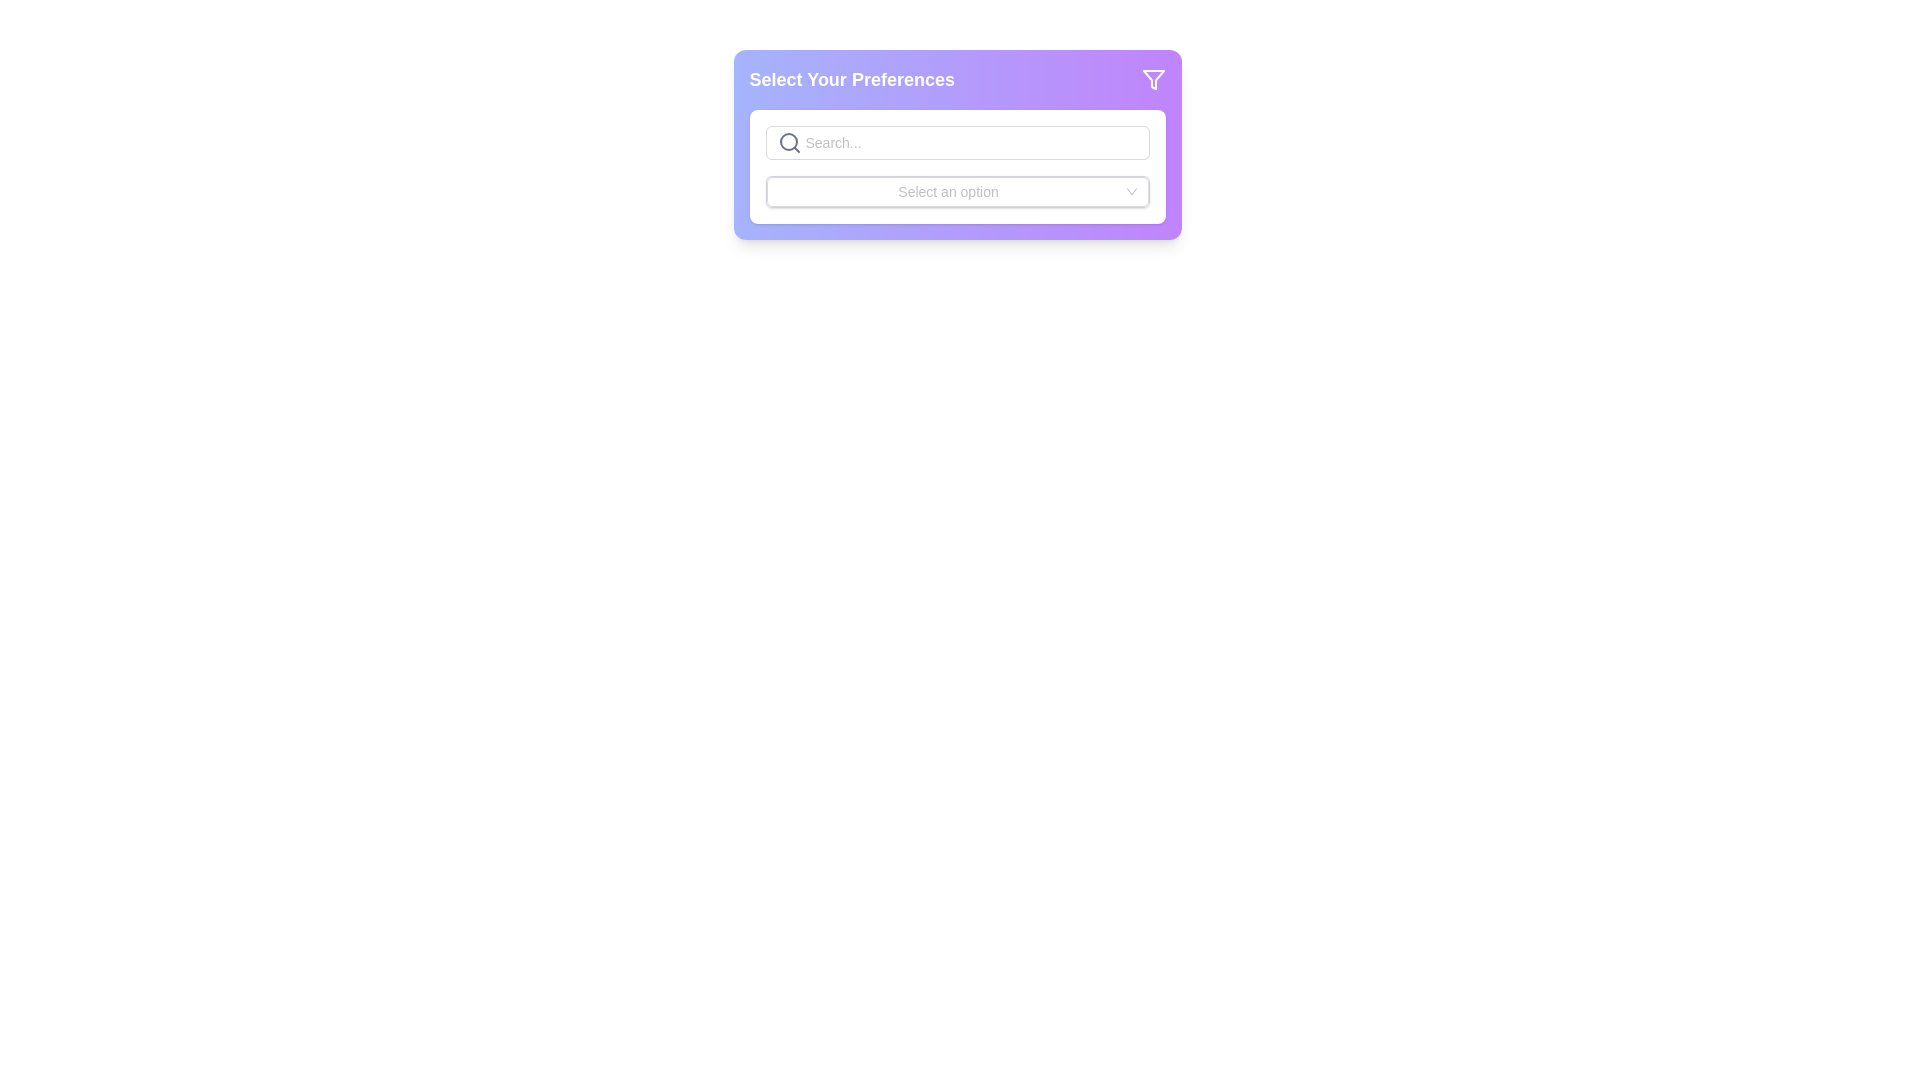 The image size is (1920, 1080). I want to click on the Dropdown menu located directly below the search bar, which allows users to select an option from a predefined list, so click(956, 192).